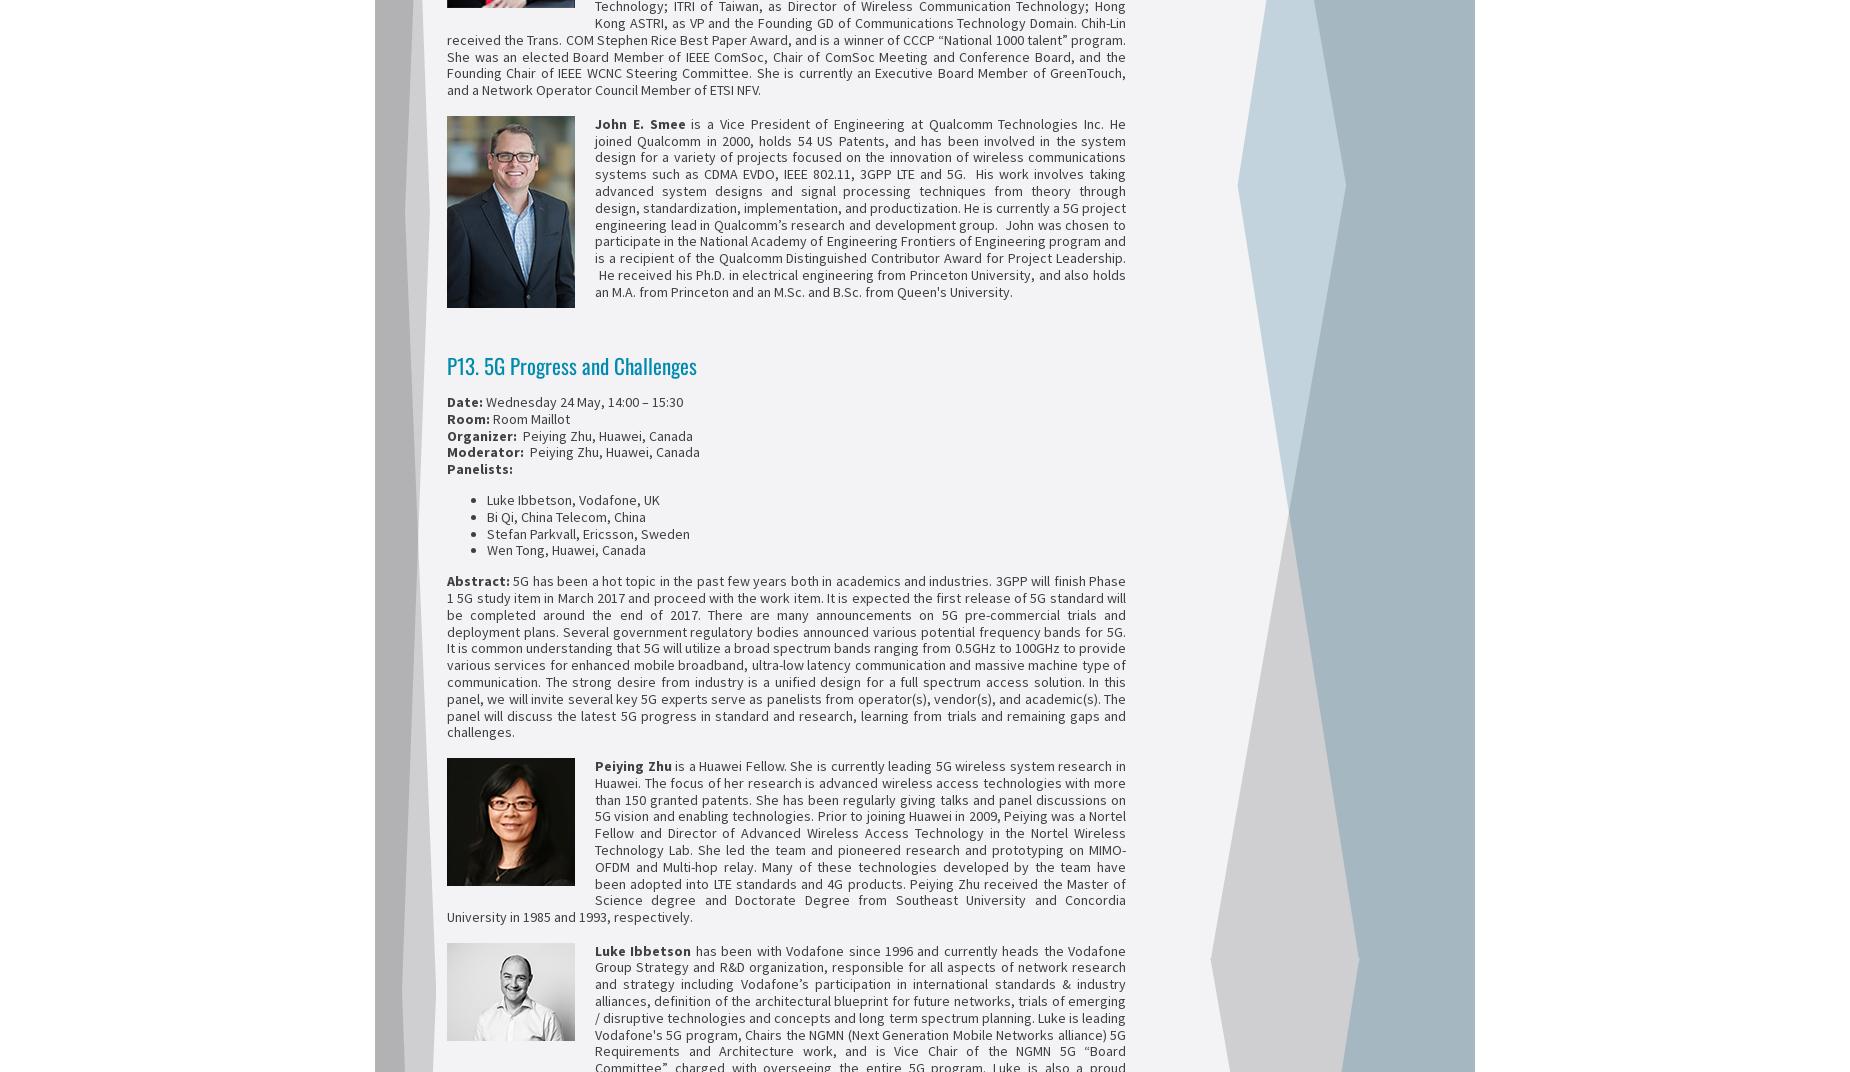  Describe the element at coordinates (478, 580) in the screenshot. I see `'Abstract:'` at that location.